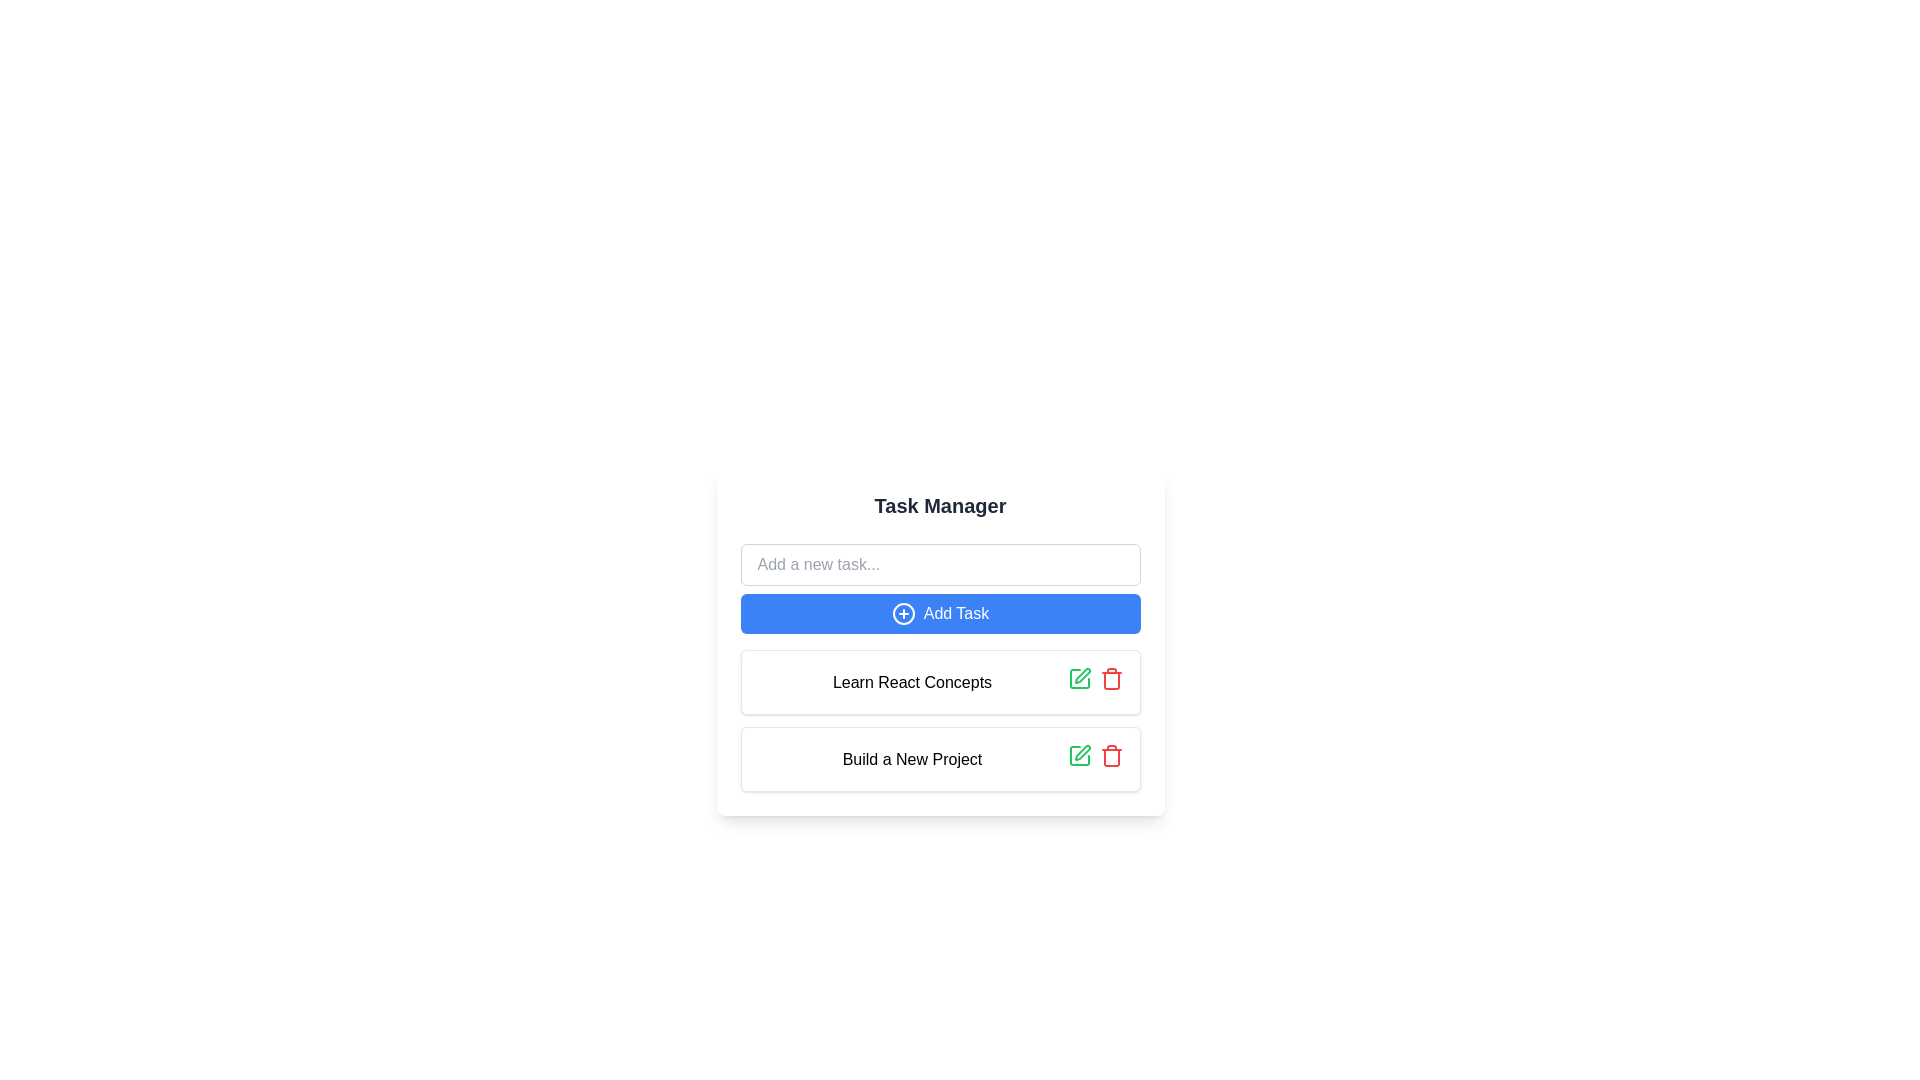  Describe the element at coordinates (1081, 752) in the screenshot. I see `the pen-like icon with a green outline, which is the leftmost action icon in the task action menu adjacent to the 'Build a New Project' label` at that location.